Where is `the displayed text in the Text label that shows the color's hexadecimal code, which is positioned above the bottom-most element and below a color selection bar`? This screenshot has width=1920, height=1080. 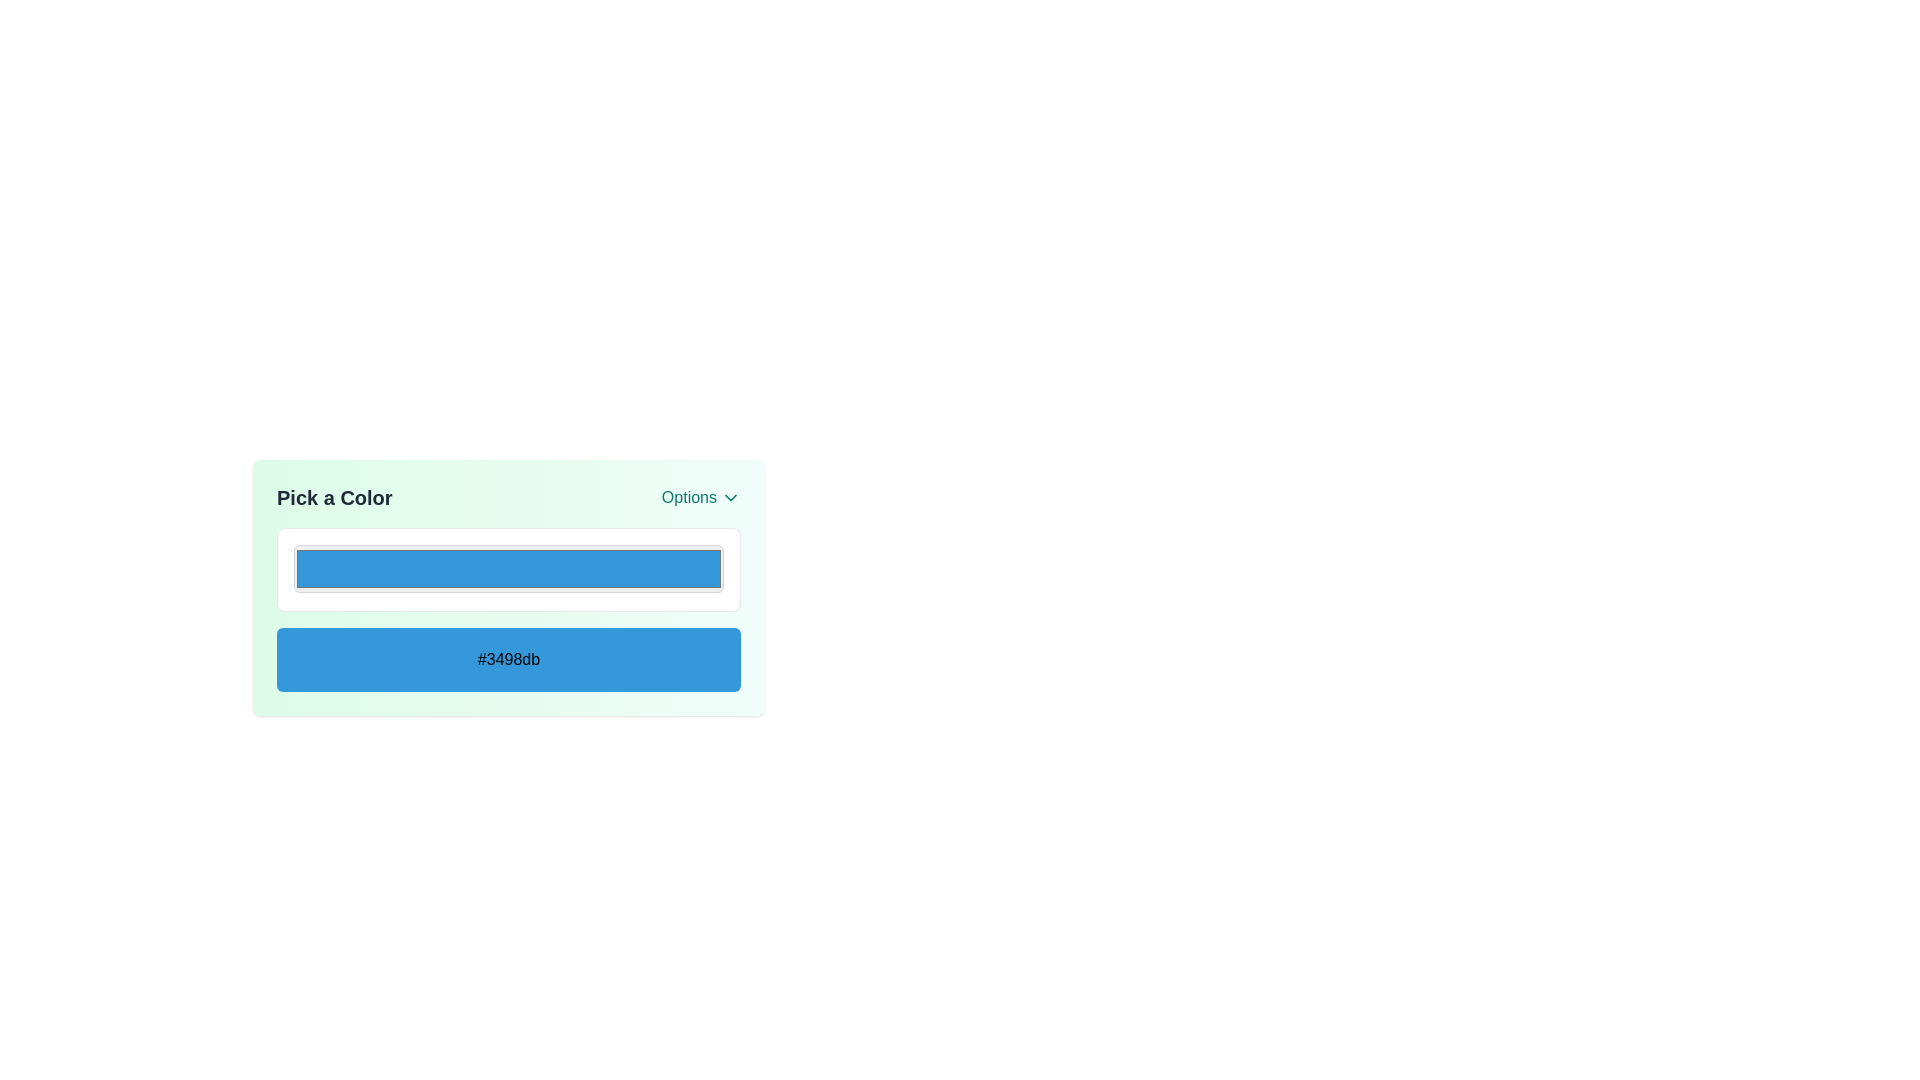 the displayed text in the Text label that shows the color's hexadecimal code, which is positioned above the bottom-most element and below a color selection bar is located at coordinates (508, 637).